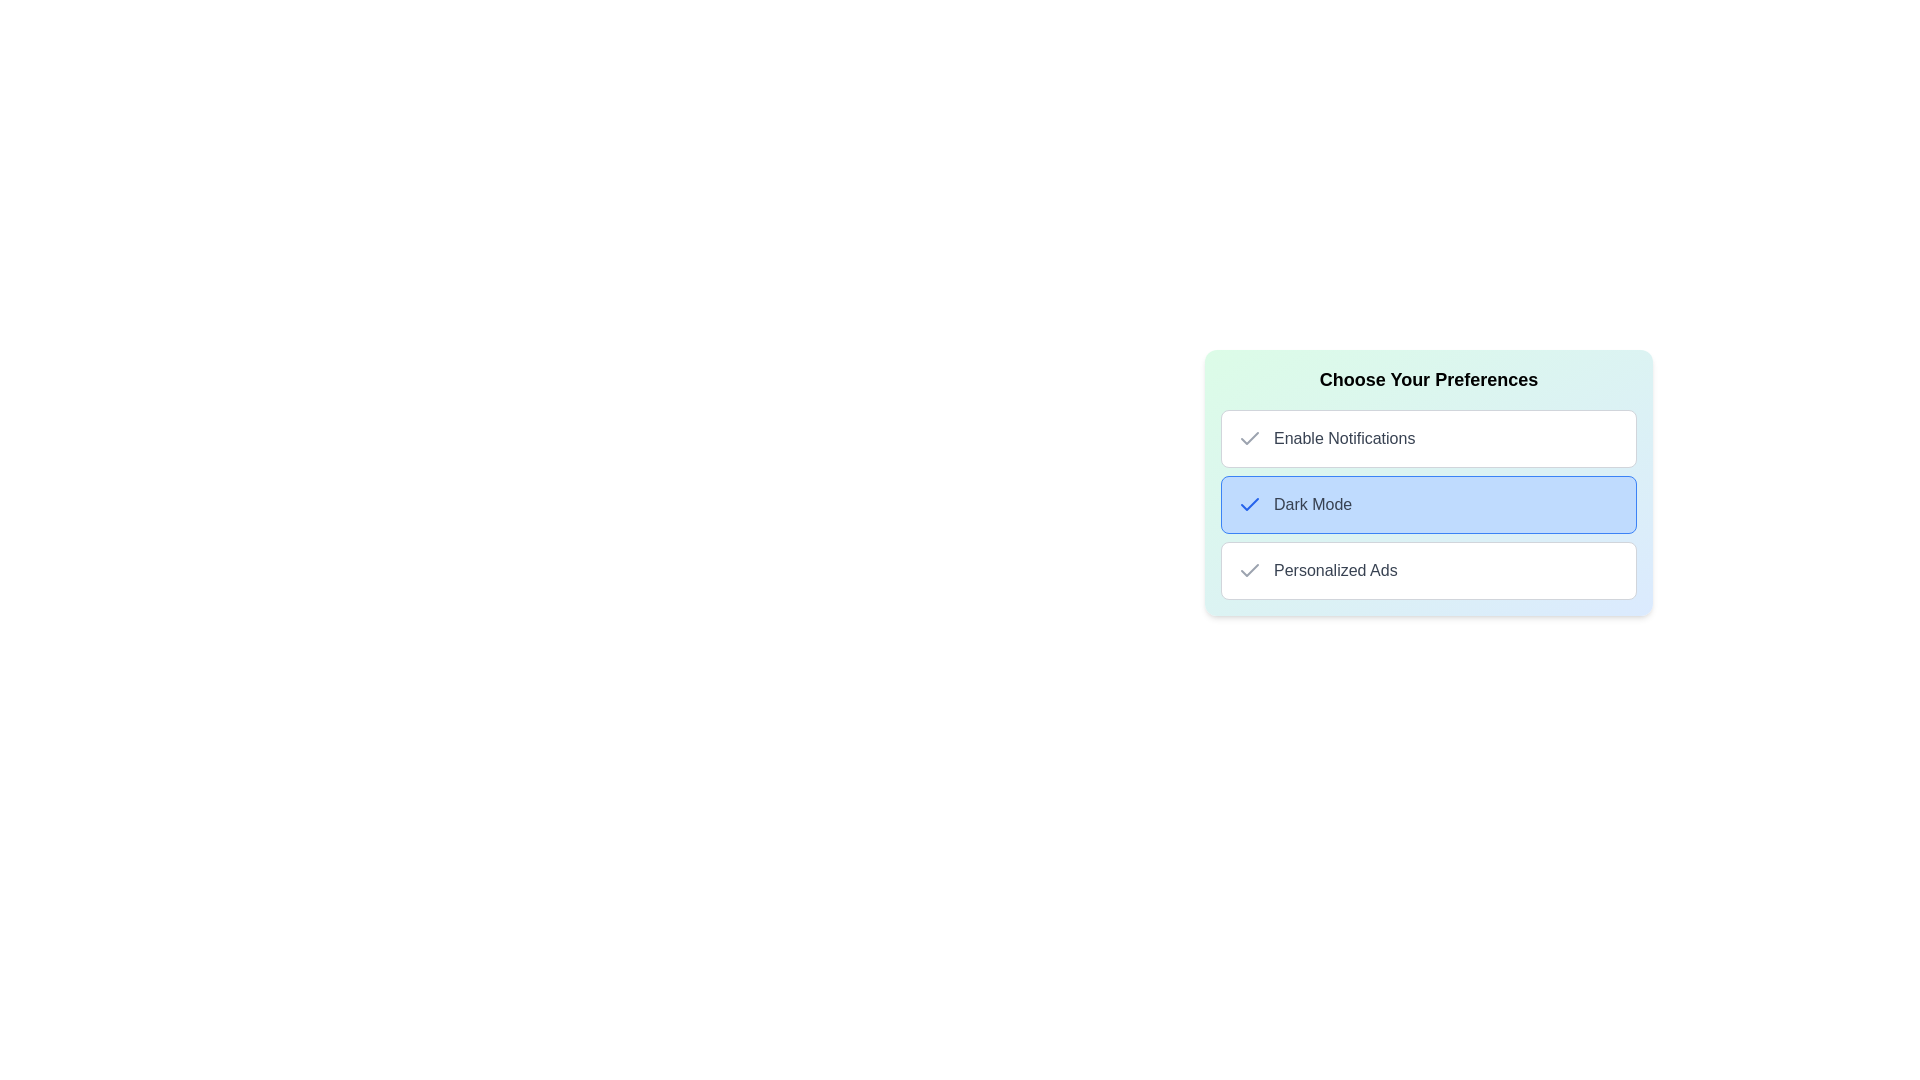 This screenshot has width=1920, height=1080. I want to click on the checkbox for 'Enable Notifications' to check or uncheck it, so click(1248, 438).